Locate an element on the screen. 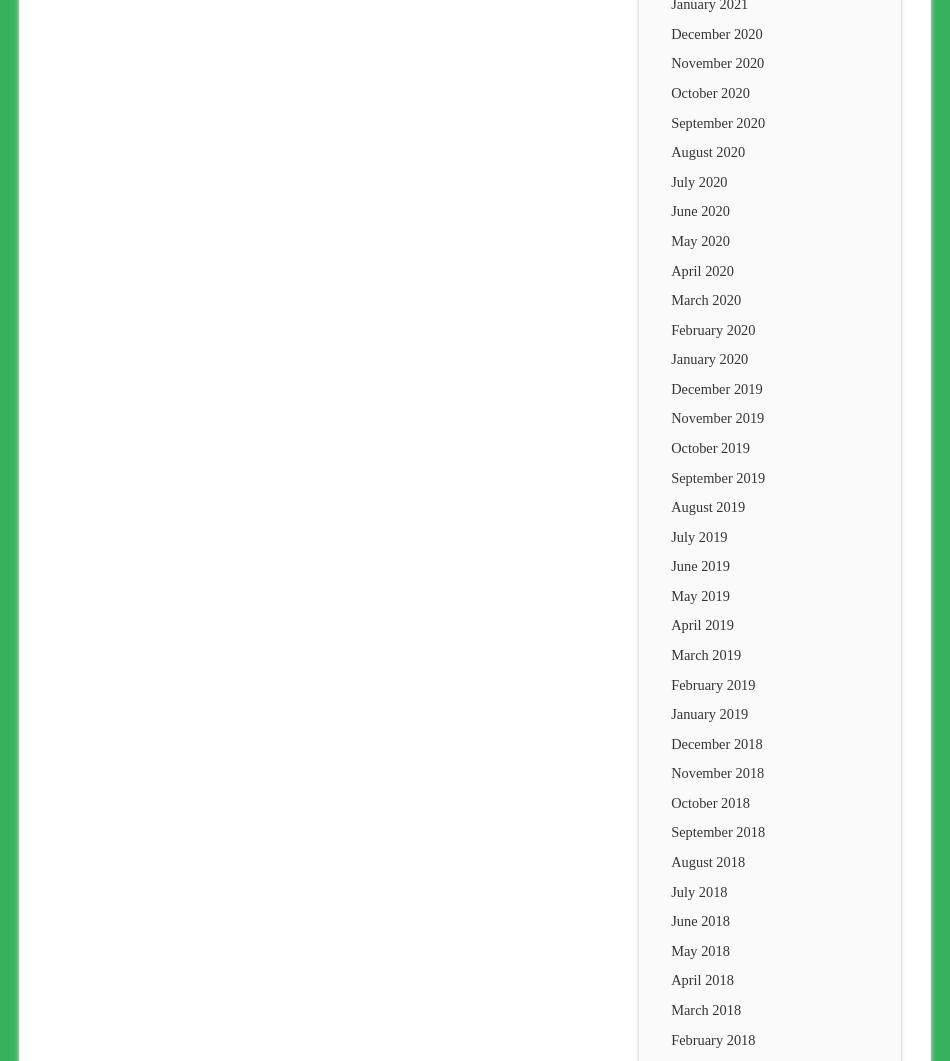  'June 2018' is located at coordinates (699, 919).